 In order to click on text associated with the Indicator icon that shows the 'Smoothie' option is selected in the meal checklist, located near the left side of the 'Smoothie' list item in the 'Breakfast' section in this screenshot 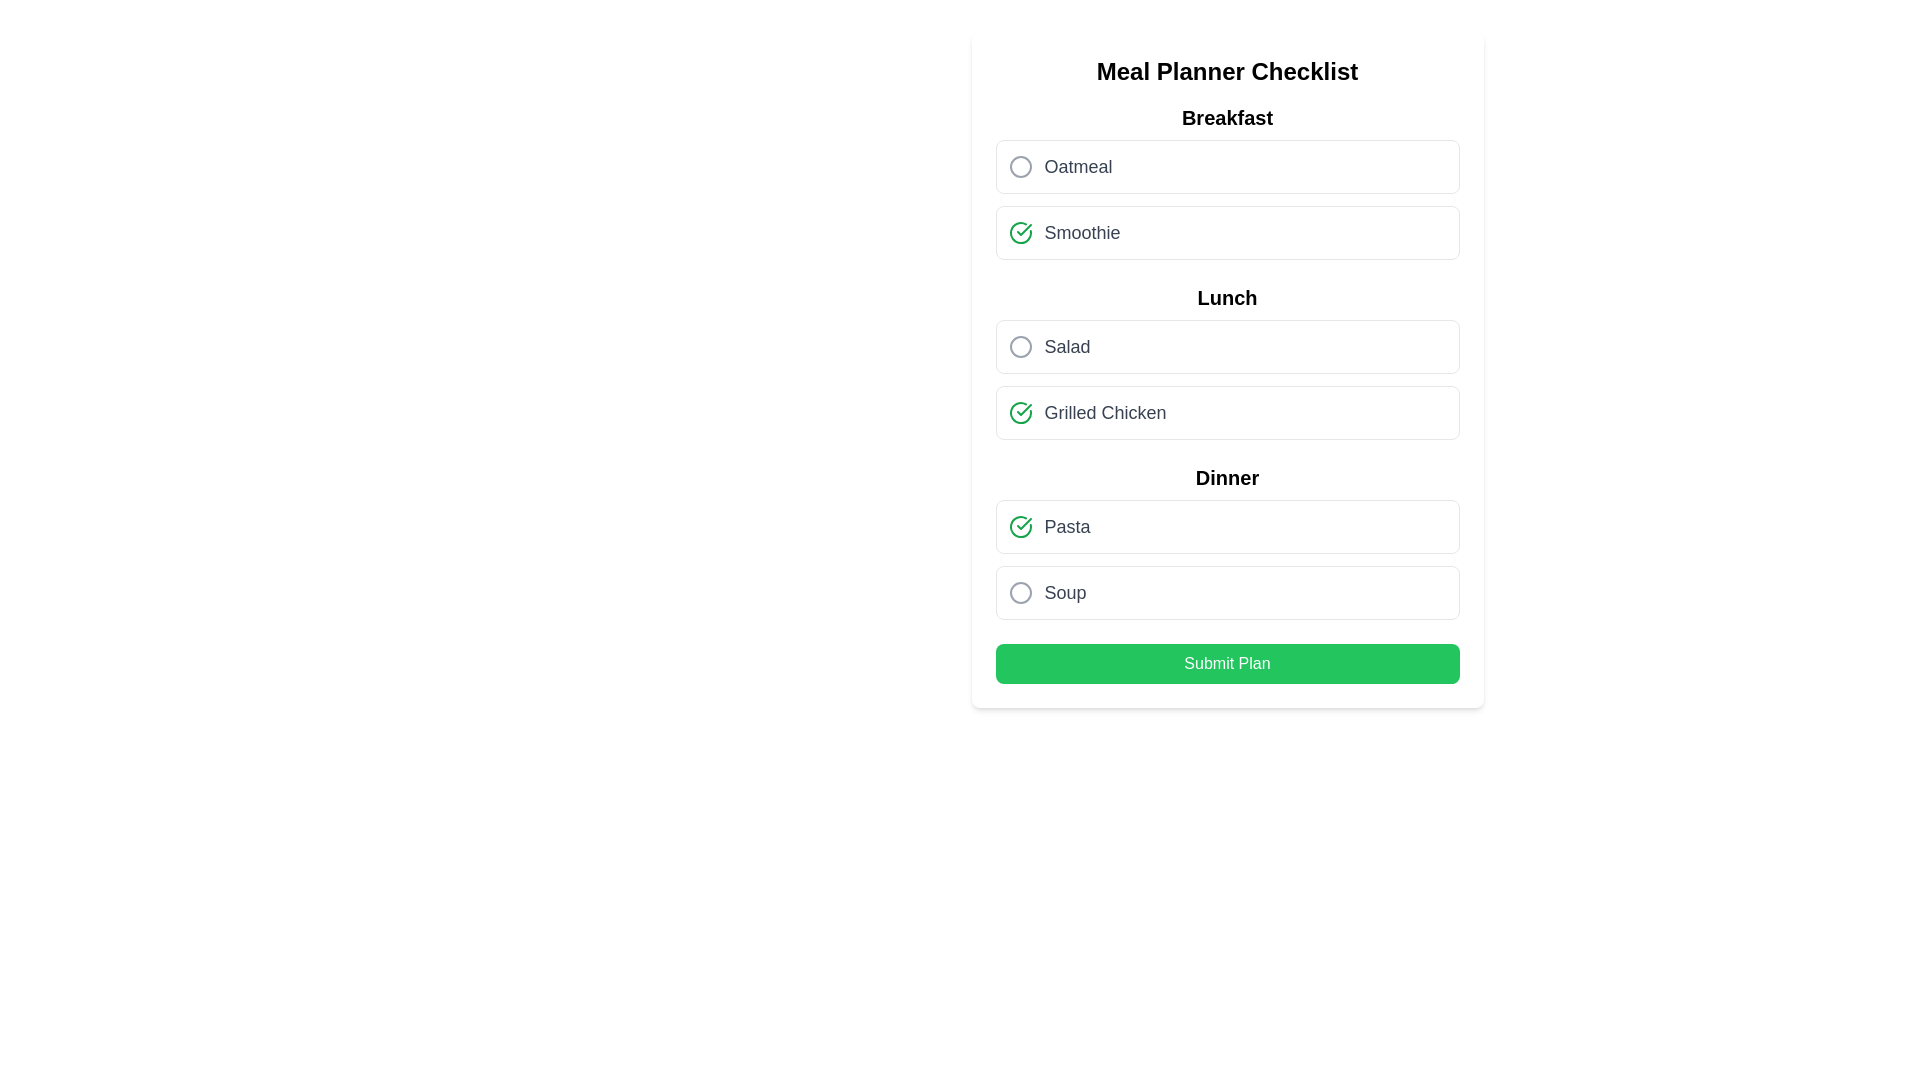, I will do `click(1020, 231)`.